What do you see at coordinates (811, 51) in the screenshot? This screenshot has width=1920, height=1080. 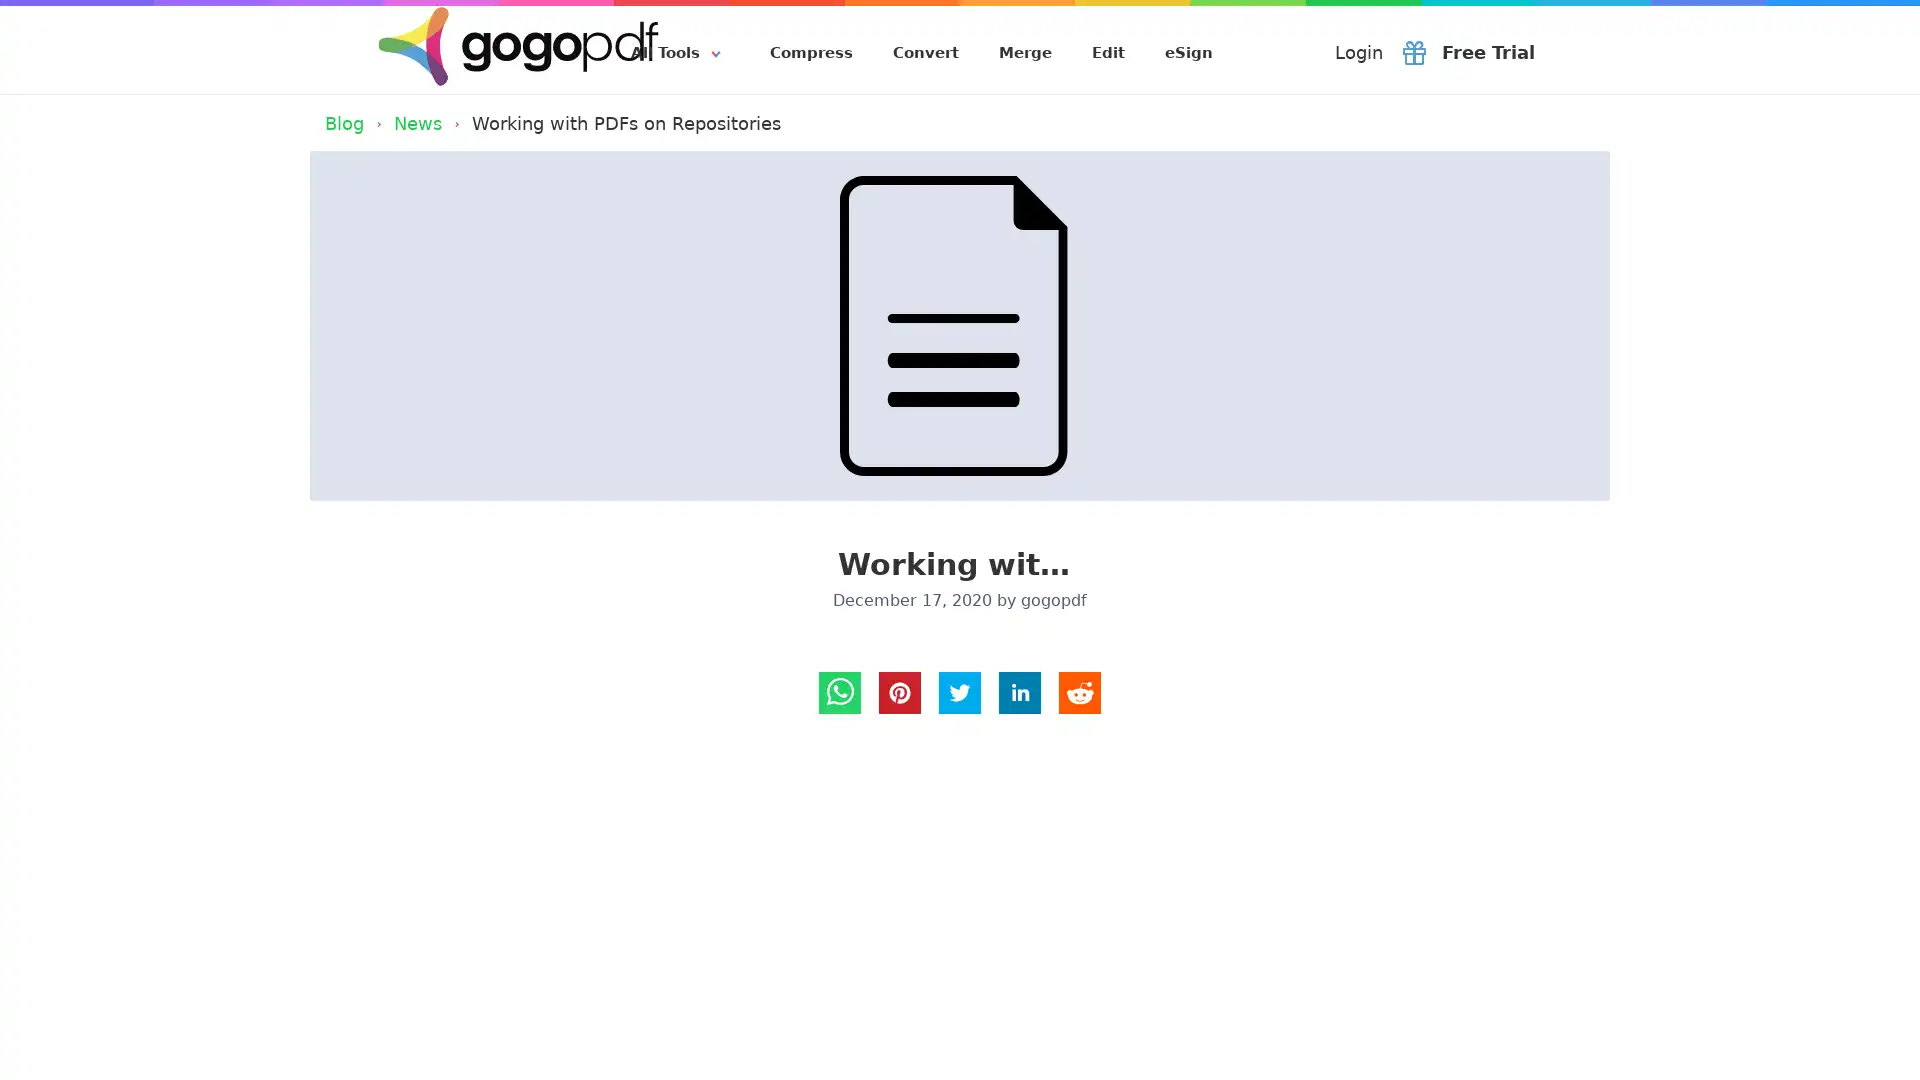 I see `Compress` at bounding box center [811, 51].